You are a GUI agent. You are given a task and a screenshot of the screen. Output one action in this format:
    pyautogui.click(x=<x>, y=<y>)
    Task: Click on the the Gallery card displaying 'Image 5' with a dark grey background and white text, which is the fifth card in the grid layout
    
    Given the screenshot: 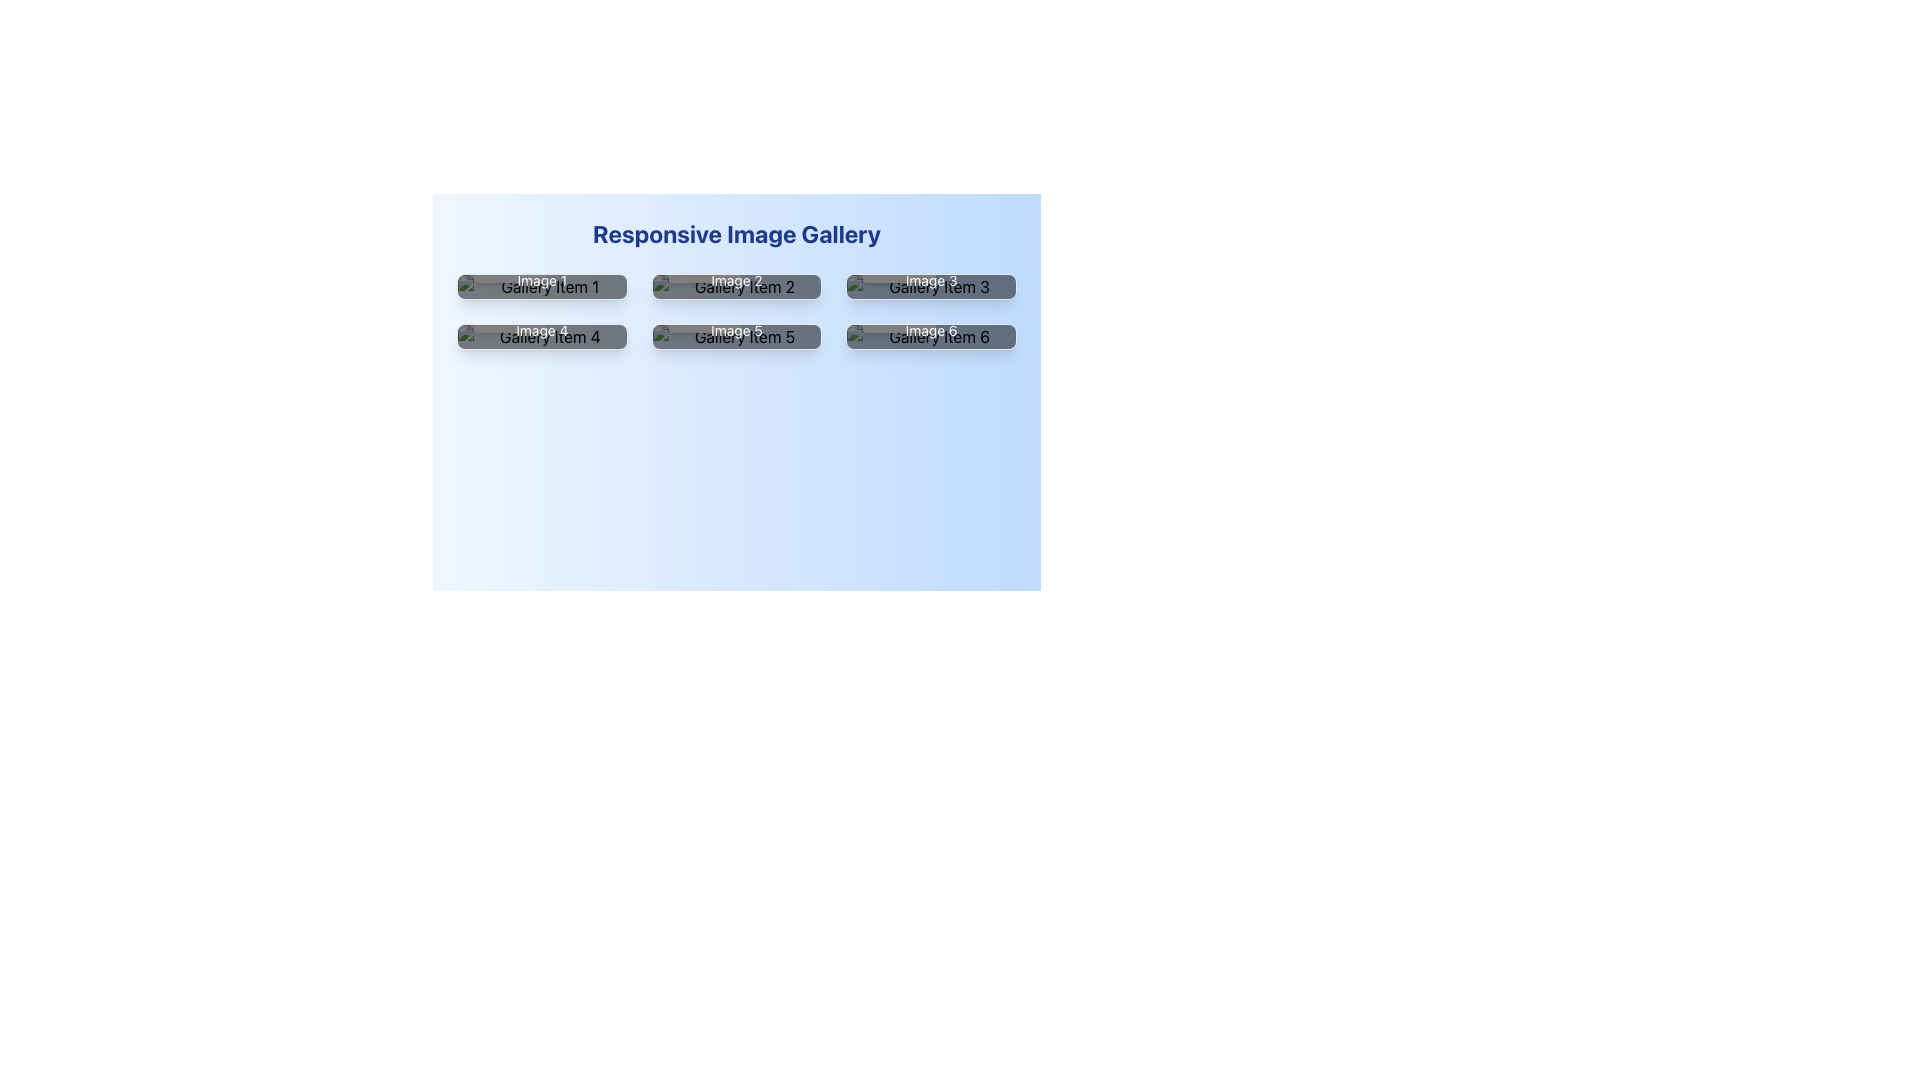 What is the action you would take?
    pyautogui.click(x=735, y=335)
    